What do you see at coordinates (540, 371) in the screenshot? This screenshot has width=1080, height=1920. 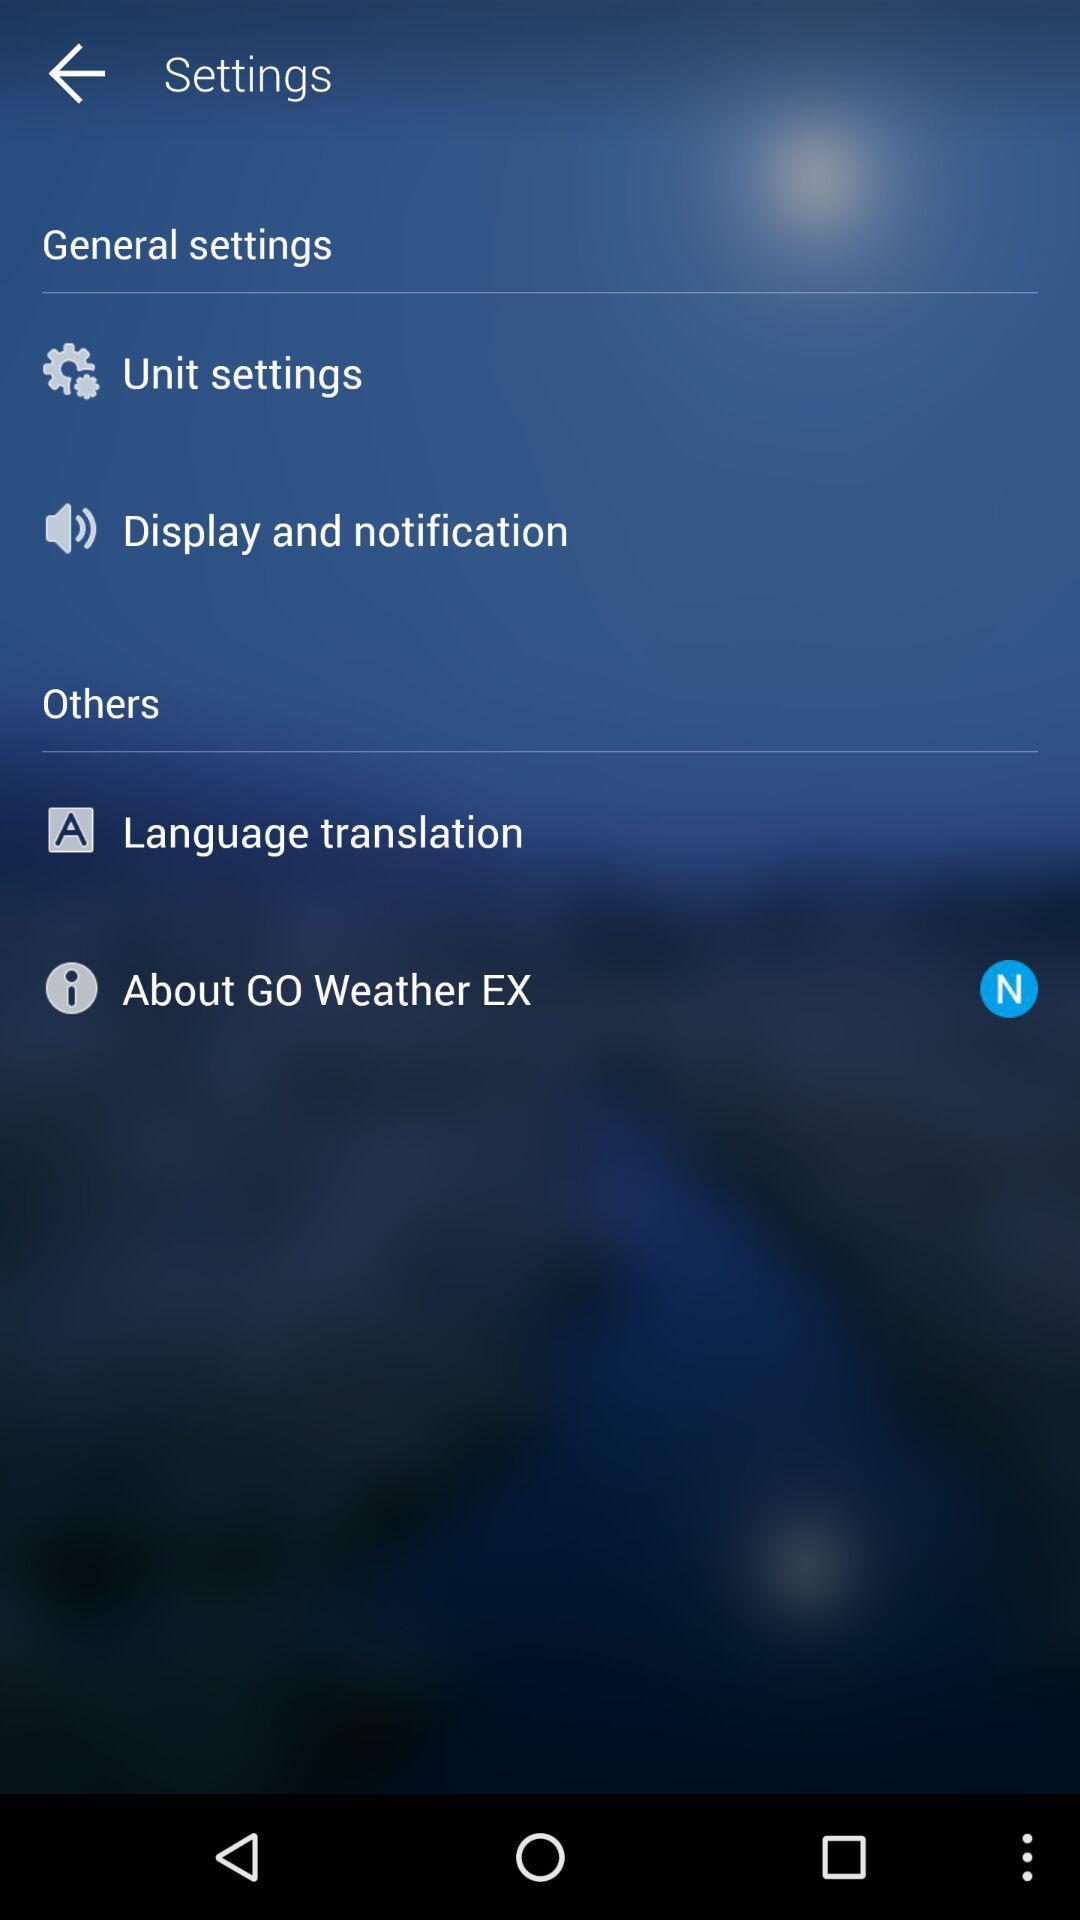 I see `unit settings item` at bounding box center [540, 371].